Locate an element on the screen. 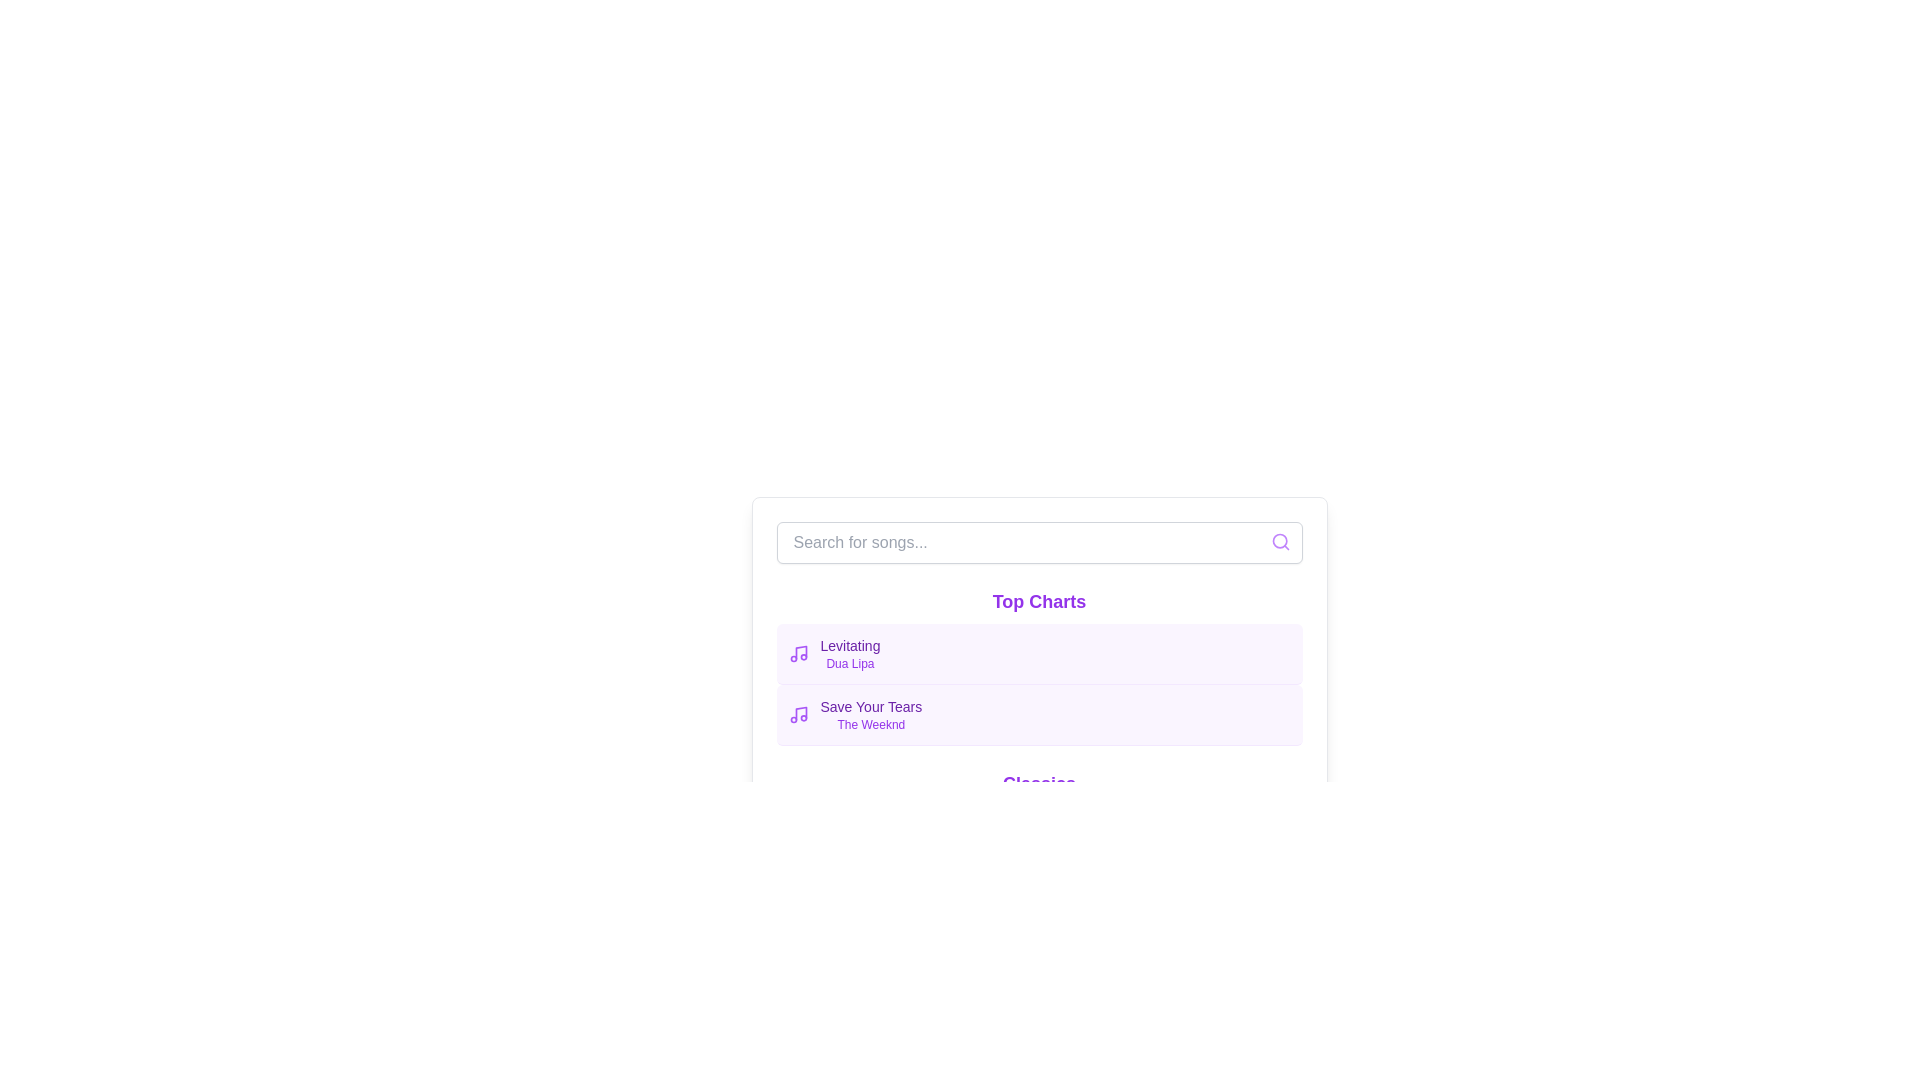 This screenshot has width=1920, height=1080. the list item displaying the song title 'Save Your Tears' by 'The Weeknd' is located at coordinates (1039, 684).